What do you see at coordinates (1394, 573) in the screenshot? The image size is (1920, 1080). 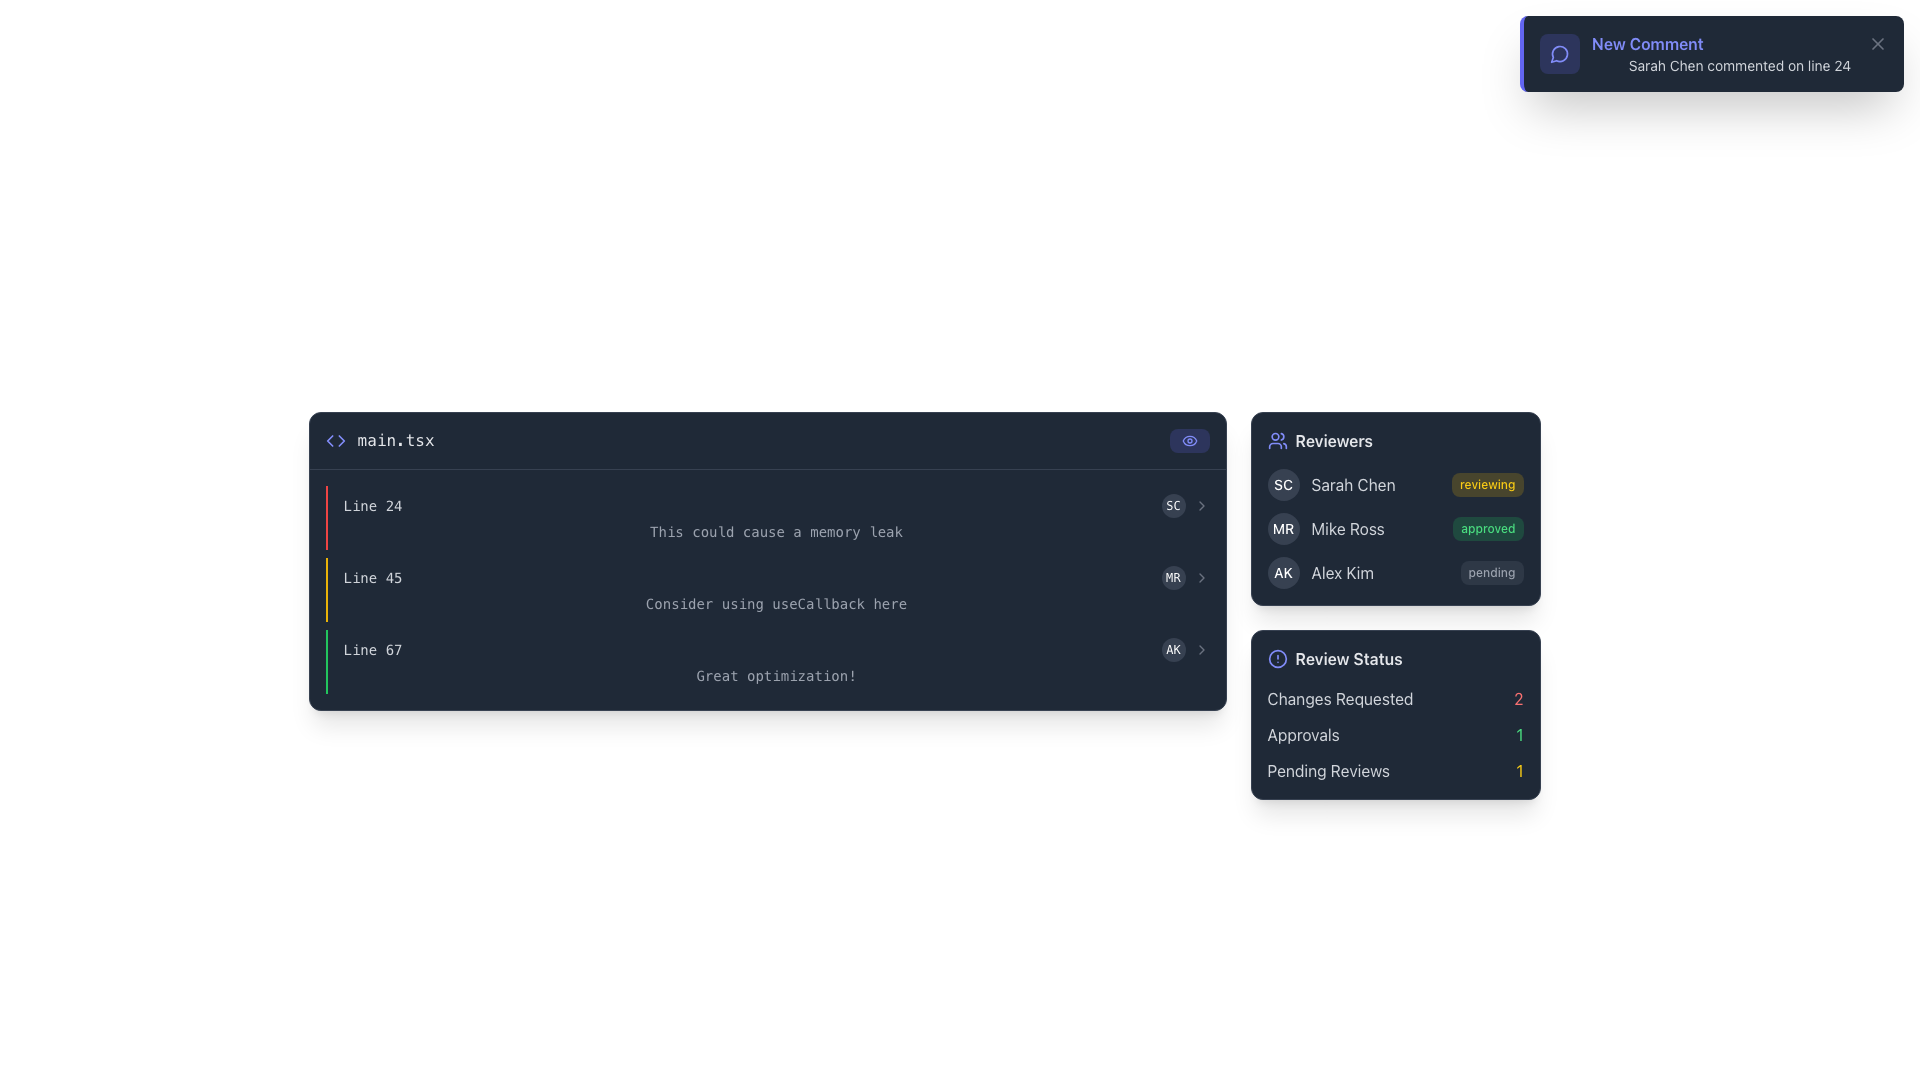 I see `Review status entry for Alex Kim, which features a profile picture icon with initials 'AK', a name 'Alex Kim', and a status badge labeled 'pending', located in the 'Reviewers' section as the third item in the list` at bounding box center [1394, 573].